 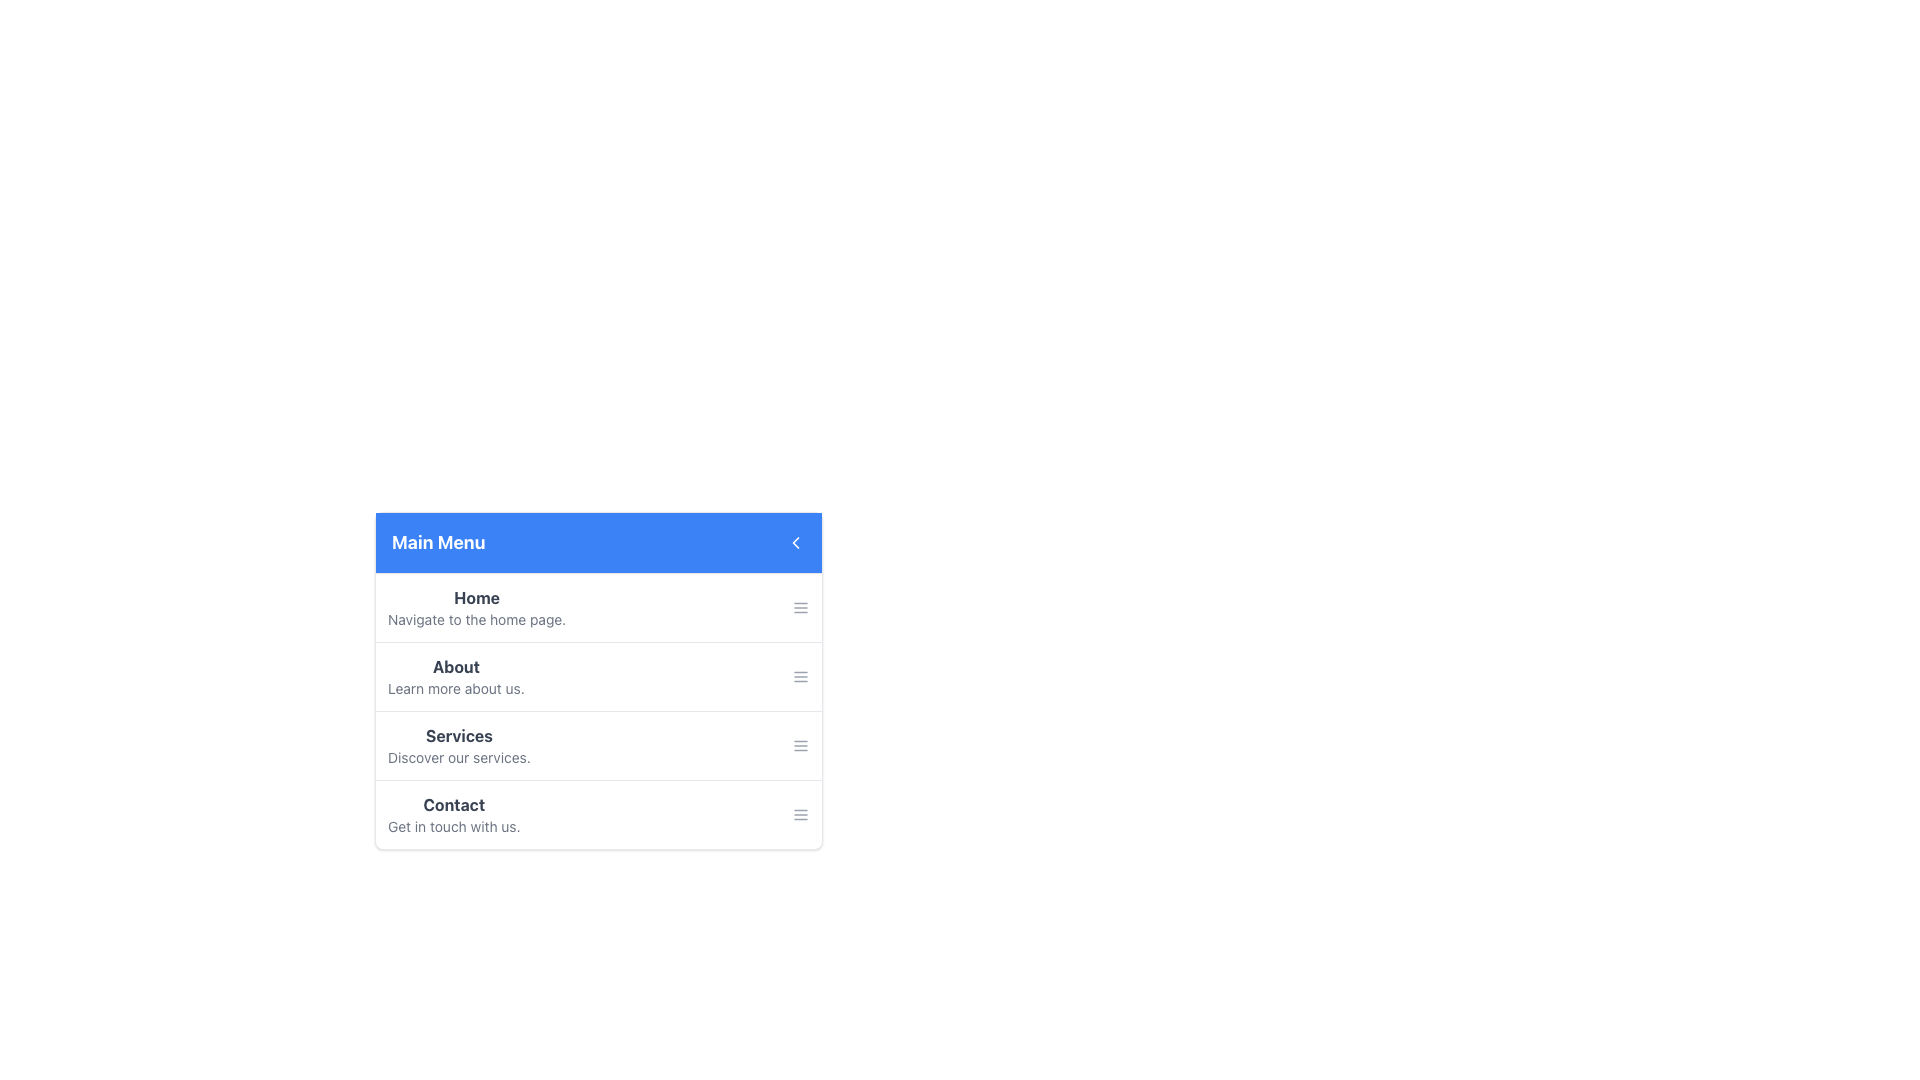 I want to click on descriptive text located under the 'Services' header in the vertical menu, which informs users about the content or functionality linked to this option, so click(x=458, y=758).